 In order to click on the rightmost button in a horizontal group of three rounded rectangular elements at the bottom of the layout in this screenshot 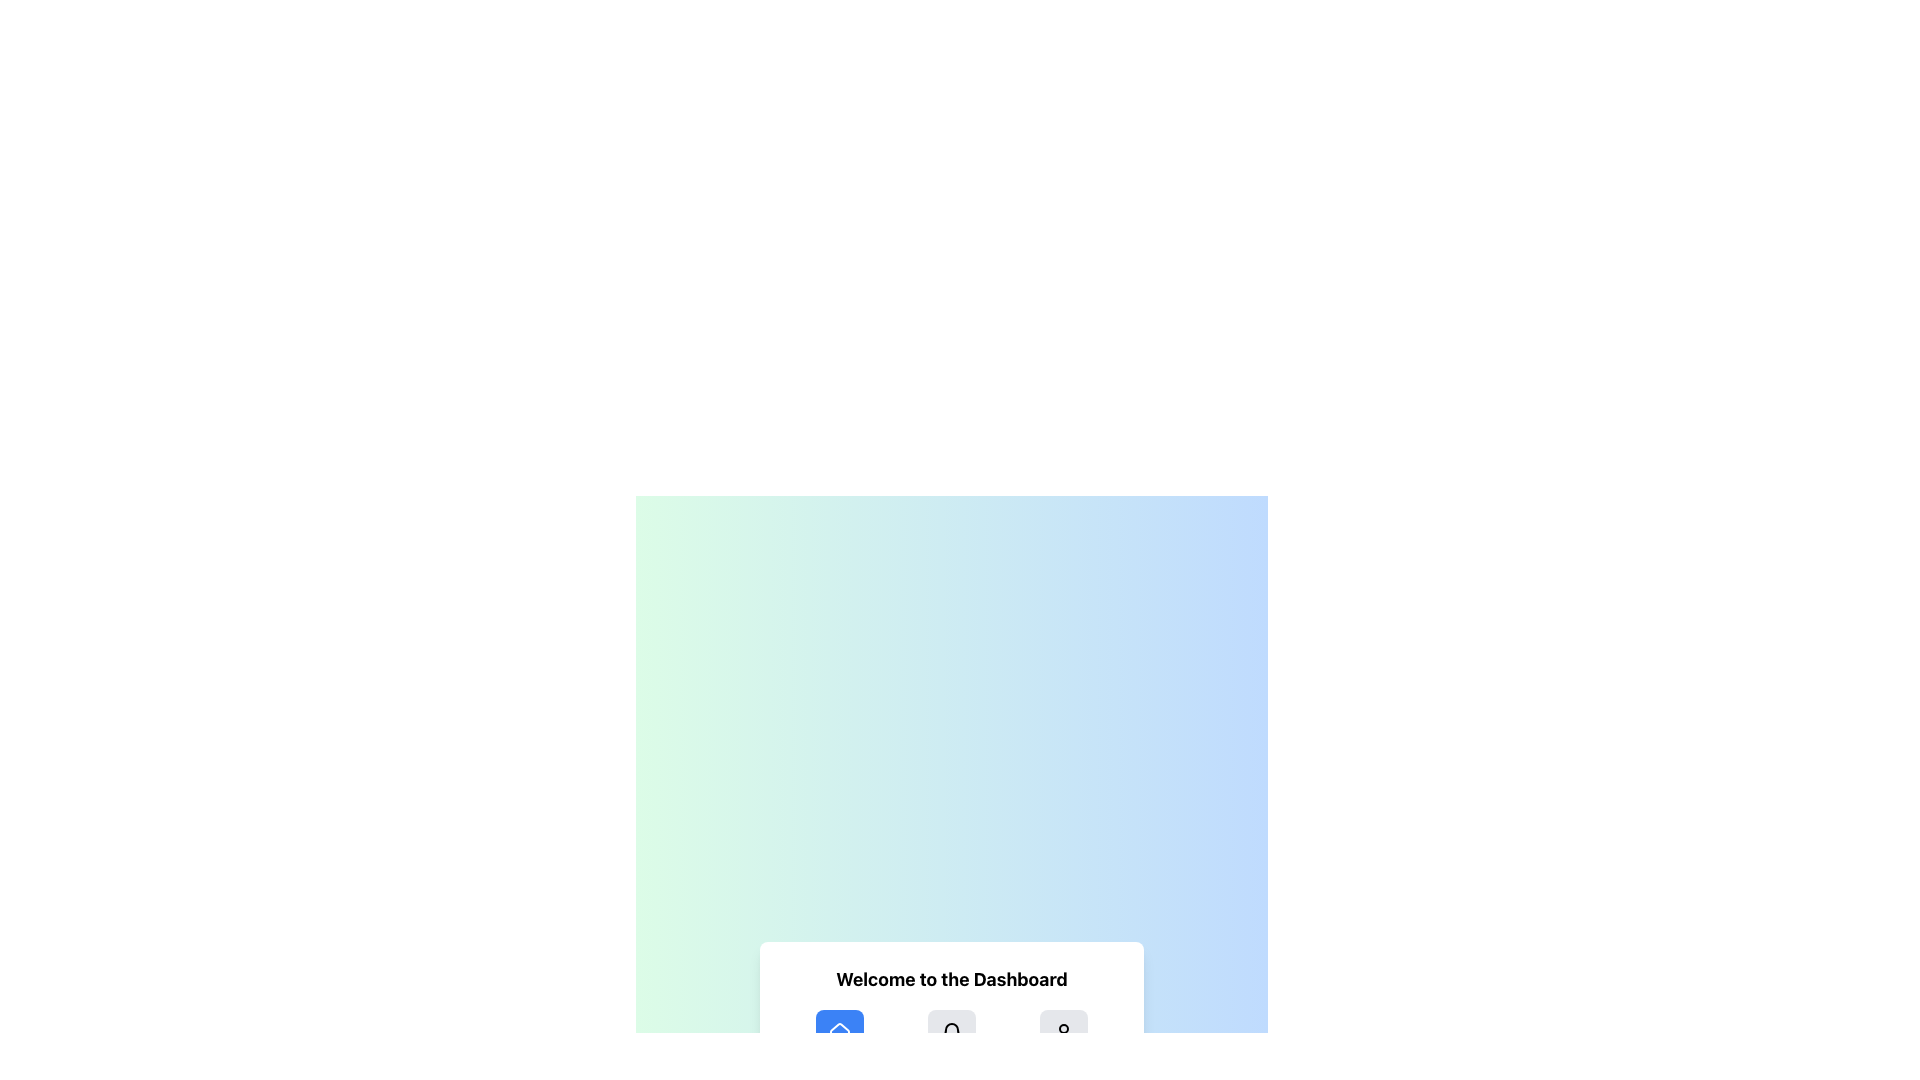, I will do `click(1063, 1033)`.